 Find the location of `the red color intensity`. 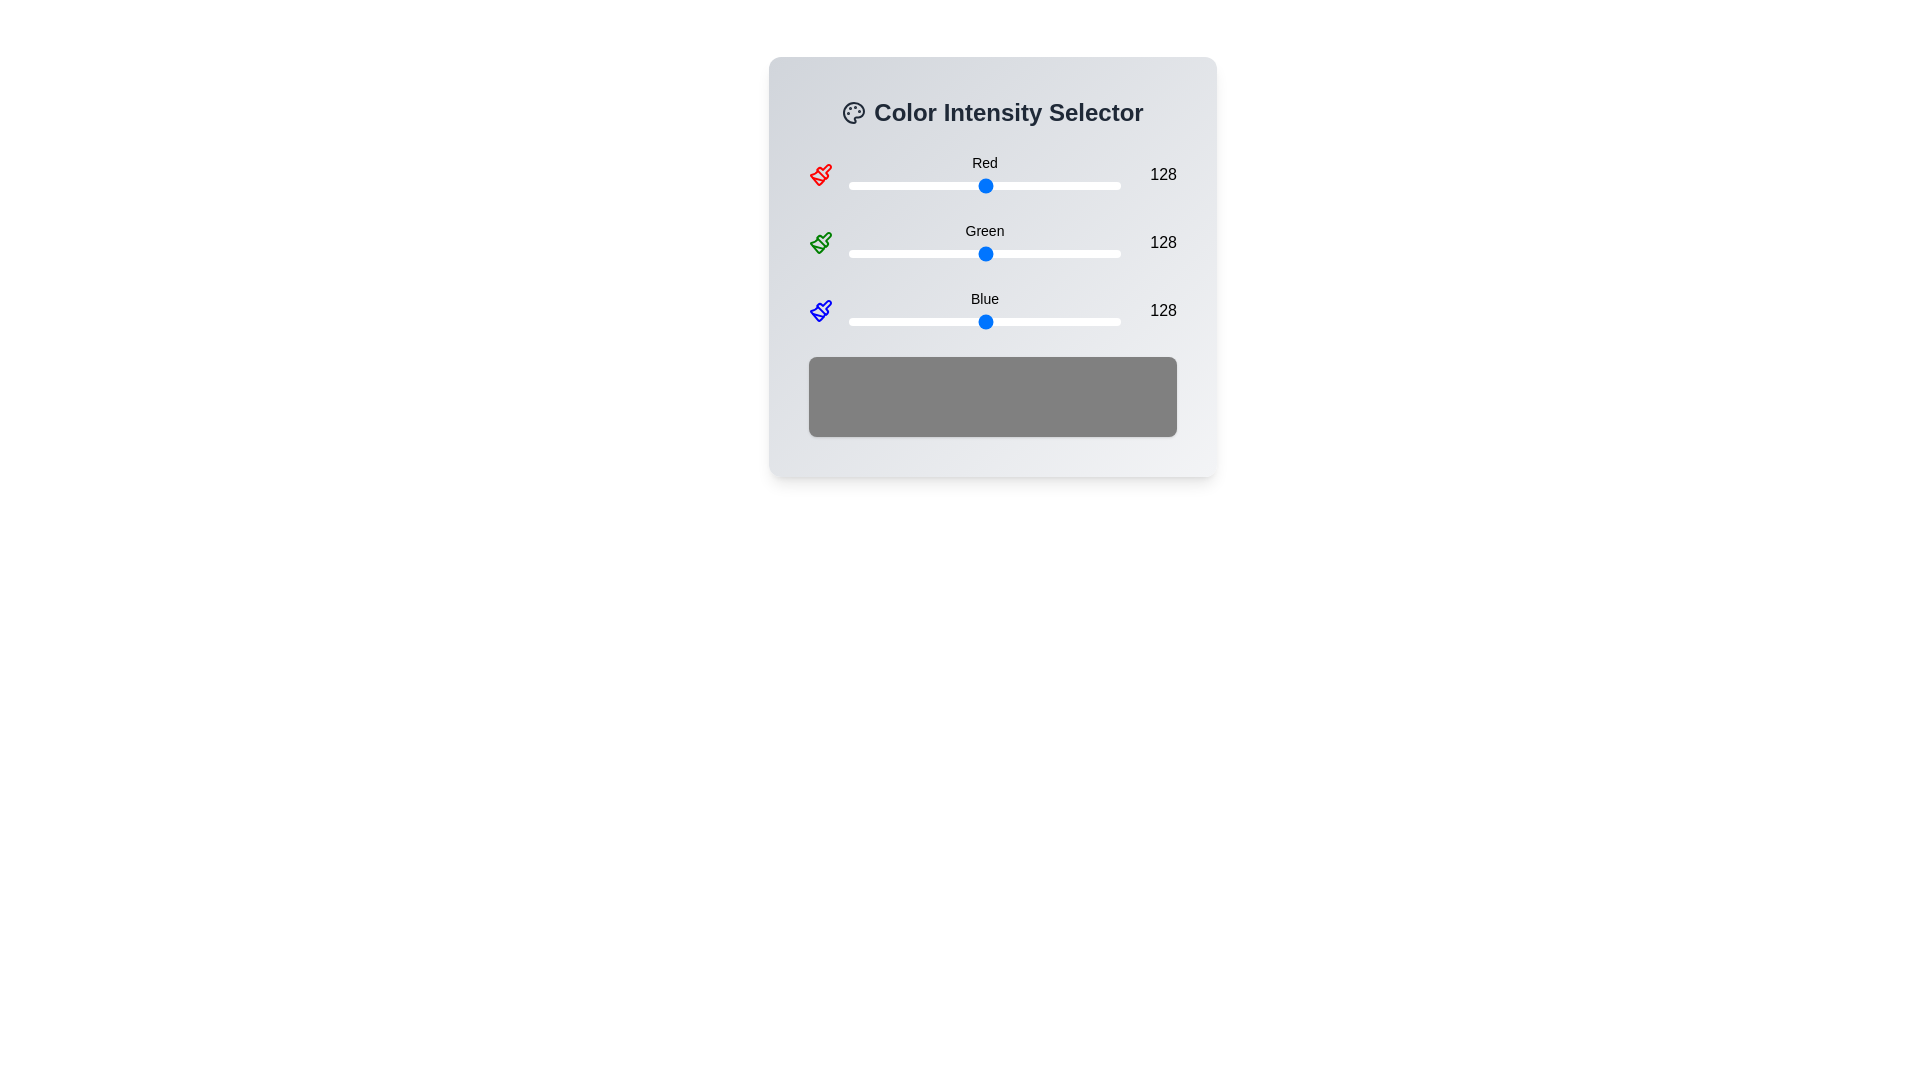

the red color intensity is located at coordinates (1079, 185).